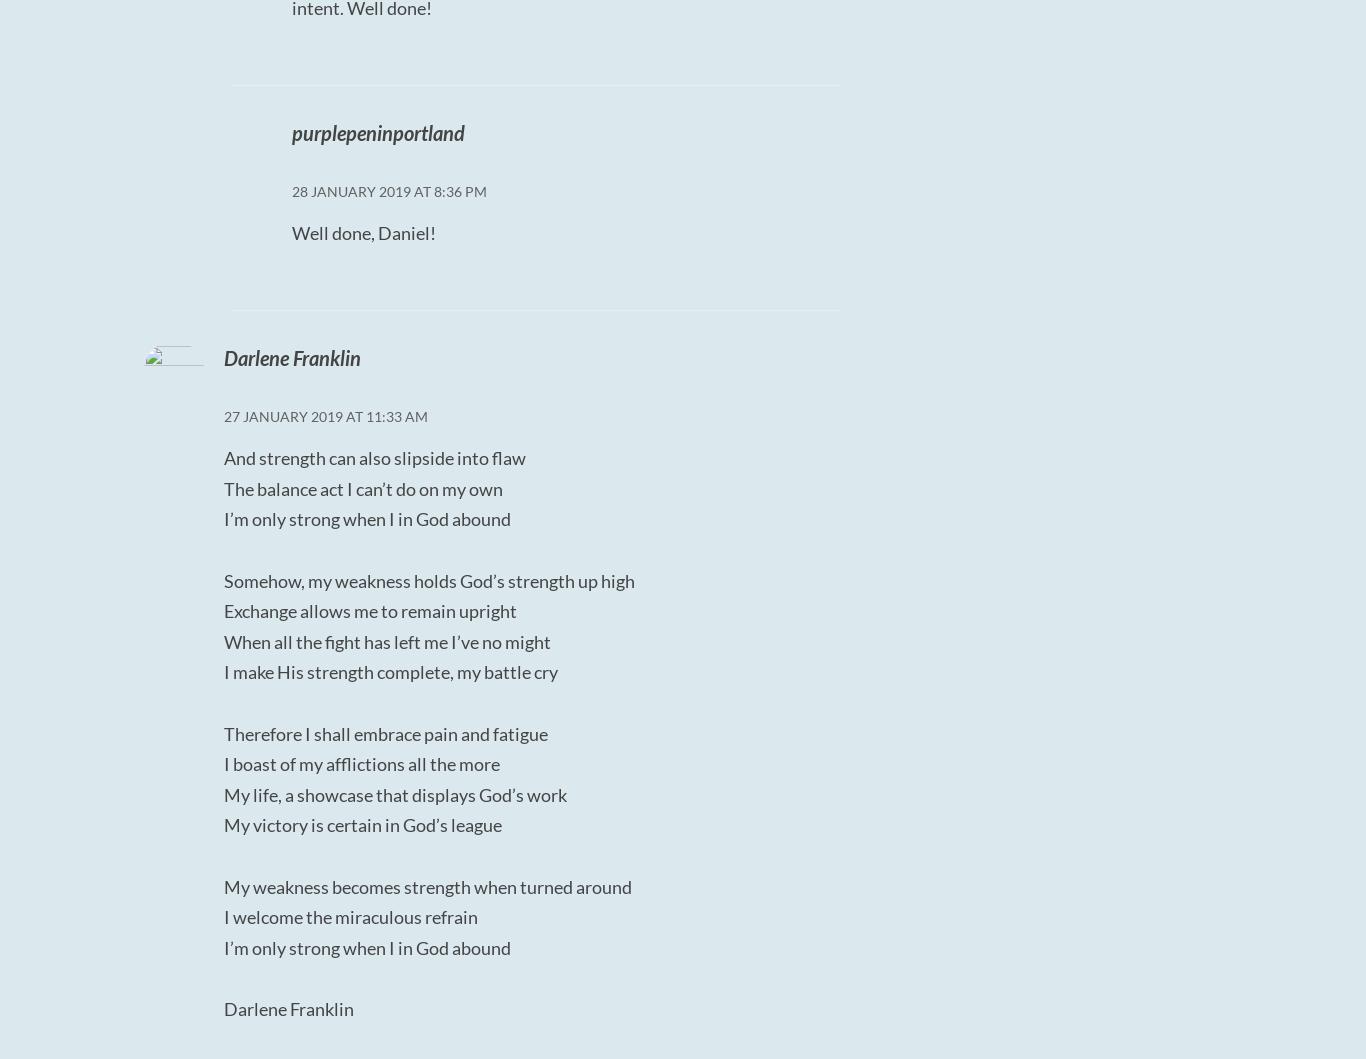 This screenshot has height=1059, width=1366. What do you see at coordinates (385, 733) in the screenshot?
I see `'Therefore I shall embrace pain and fatigue'` at bounding box center [385, 733].